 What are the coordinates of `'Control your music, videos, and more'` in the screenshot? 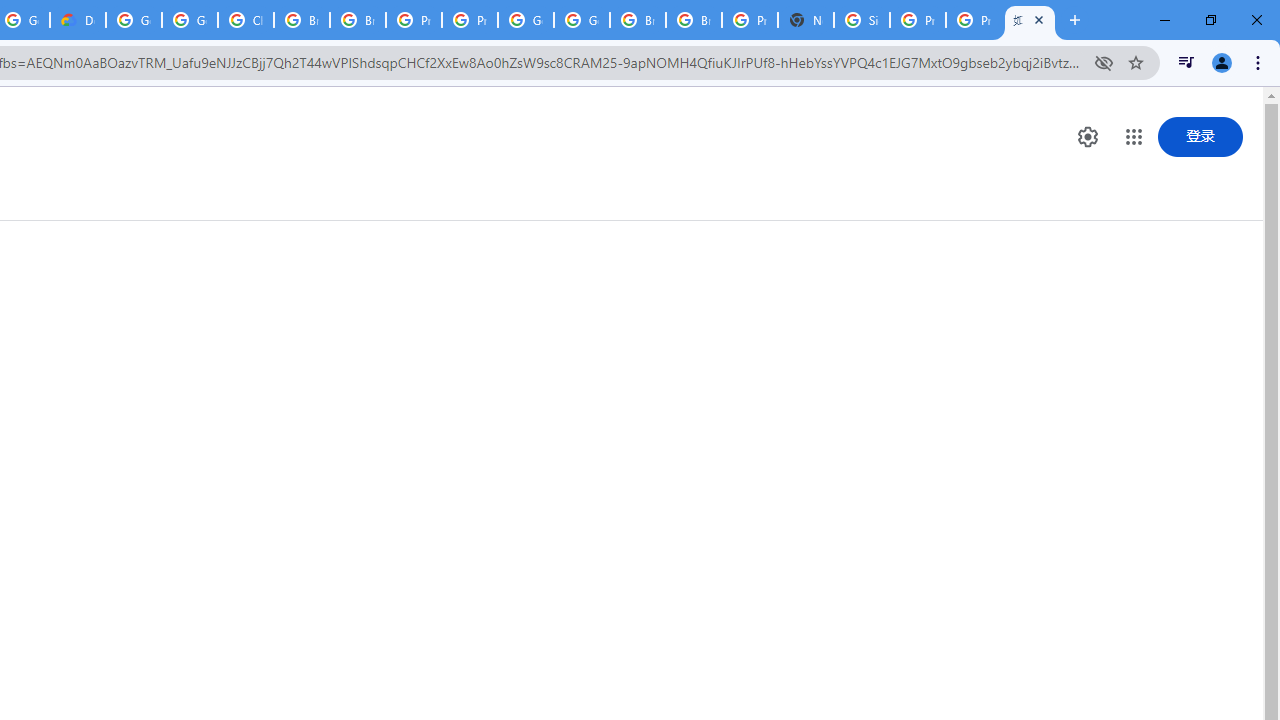 It's located at (1185, 61).